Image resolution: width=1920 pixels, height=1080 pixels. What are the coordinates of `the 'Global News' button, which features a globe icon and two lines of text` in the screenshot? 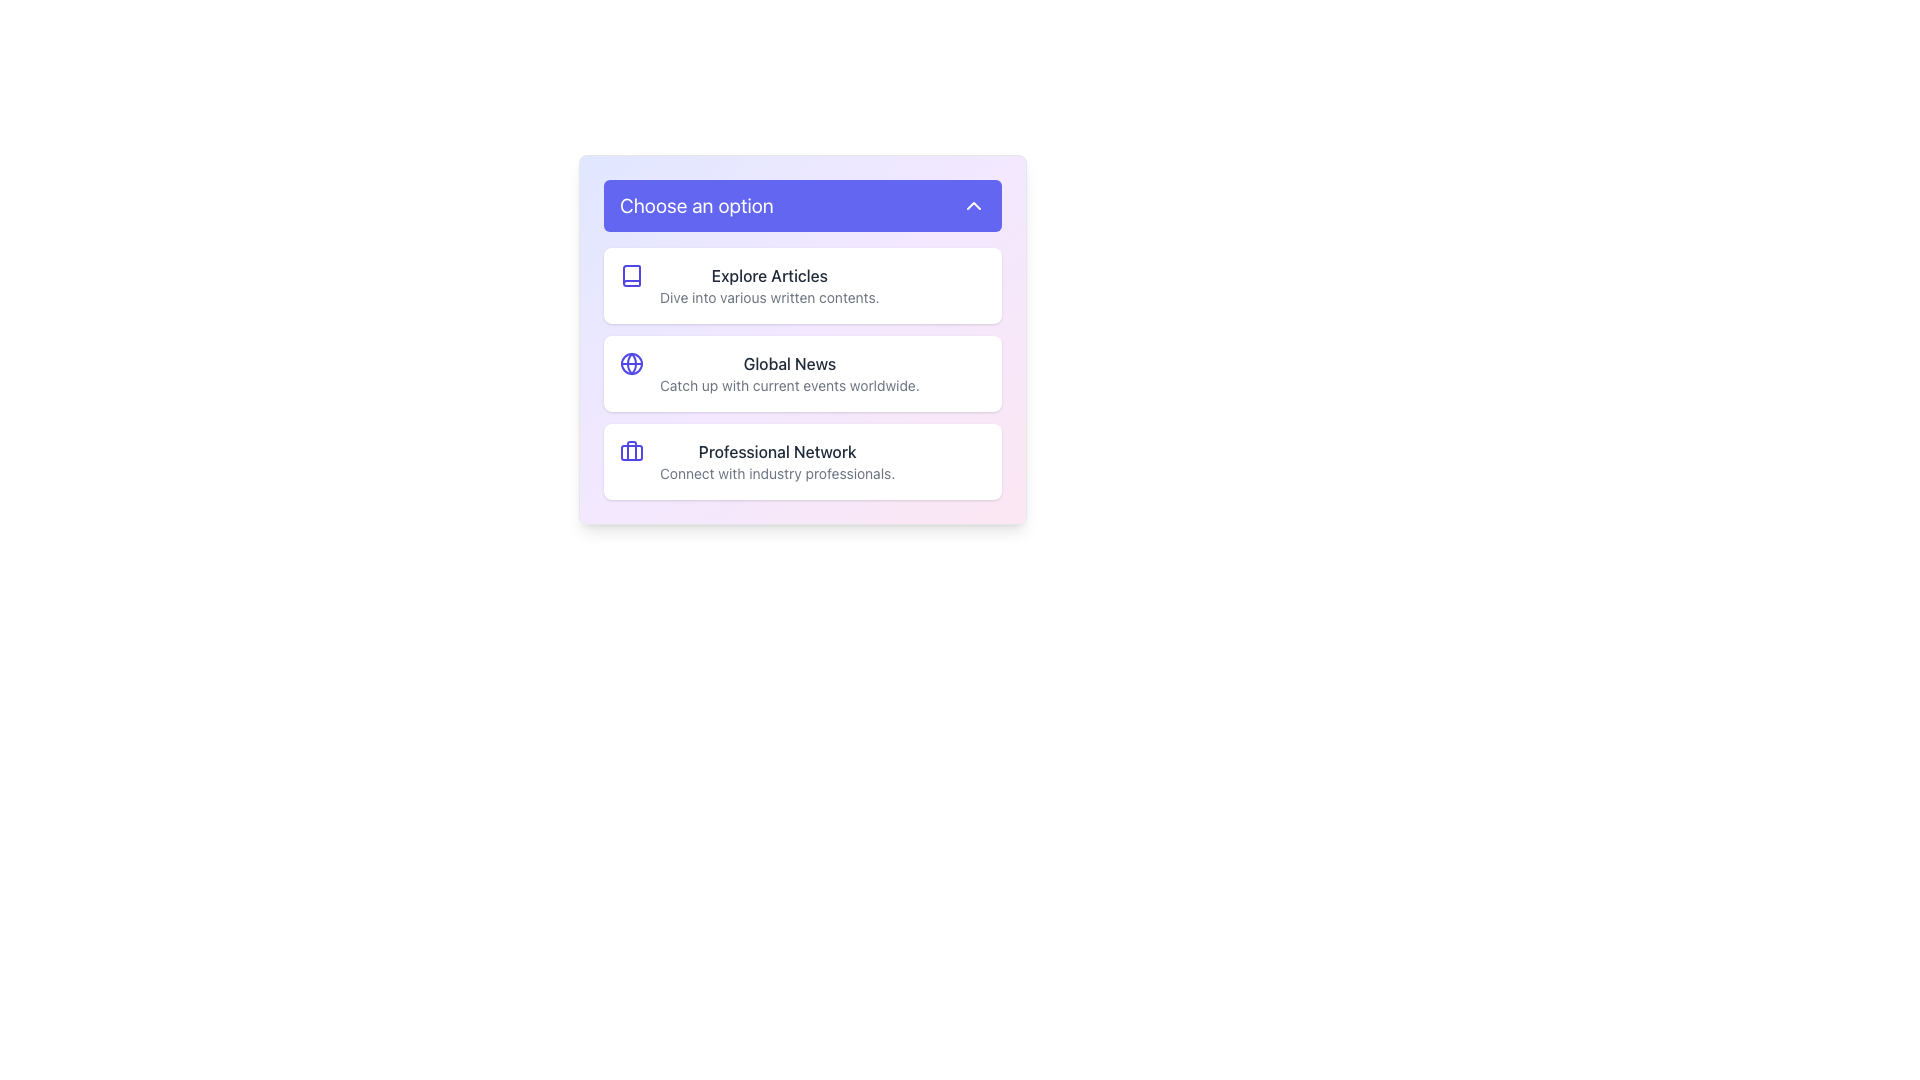 It's located at (802, 374).